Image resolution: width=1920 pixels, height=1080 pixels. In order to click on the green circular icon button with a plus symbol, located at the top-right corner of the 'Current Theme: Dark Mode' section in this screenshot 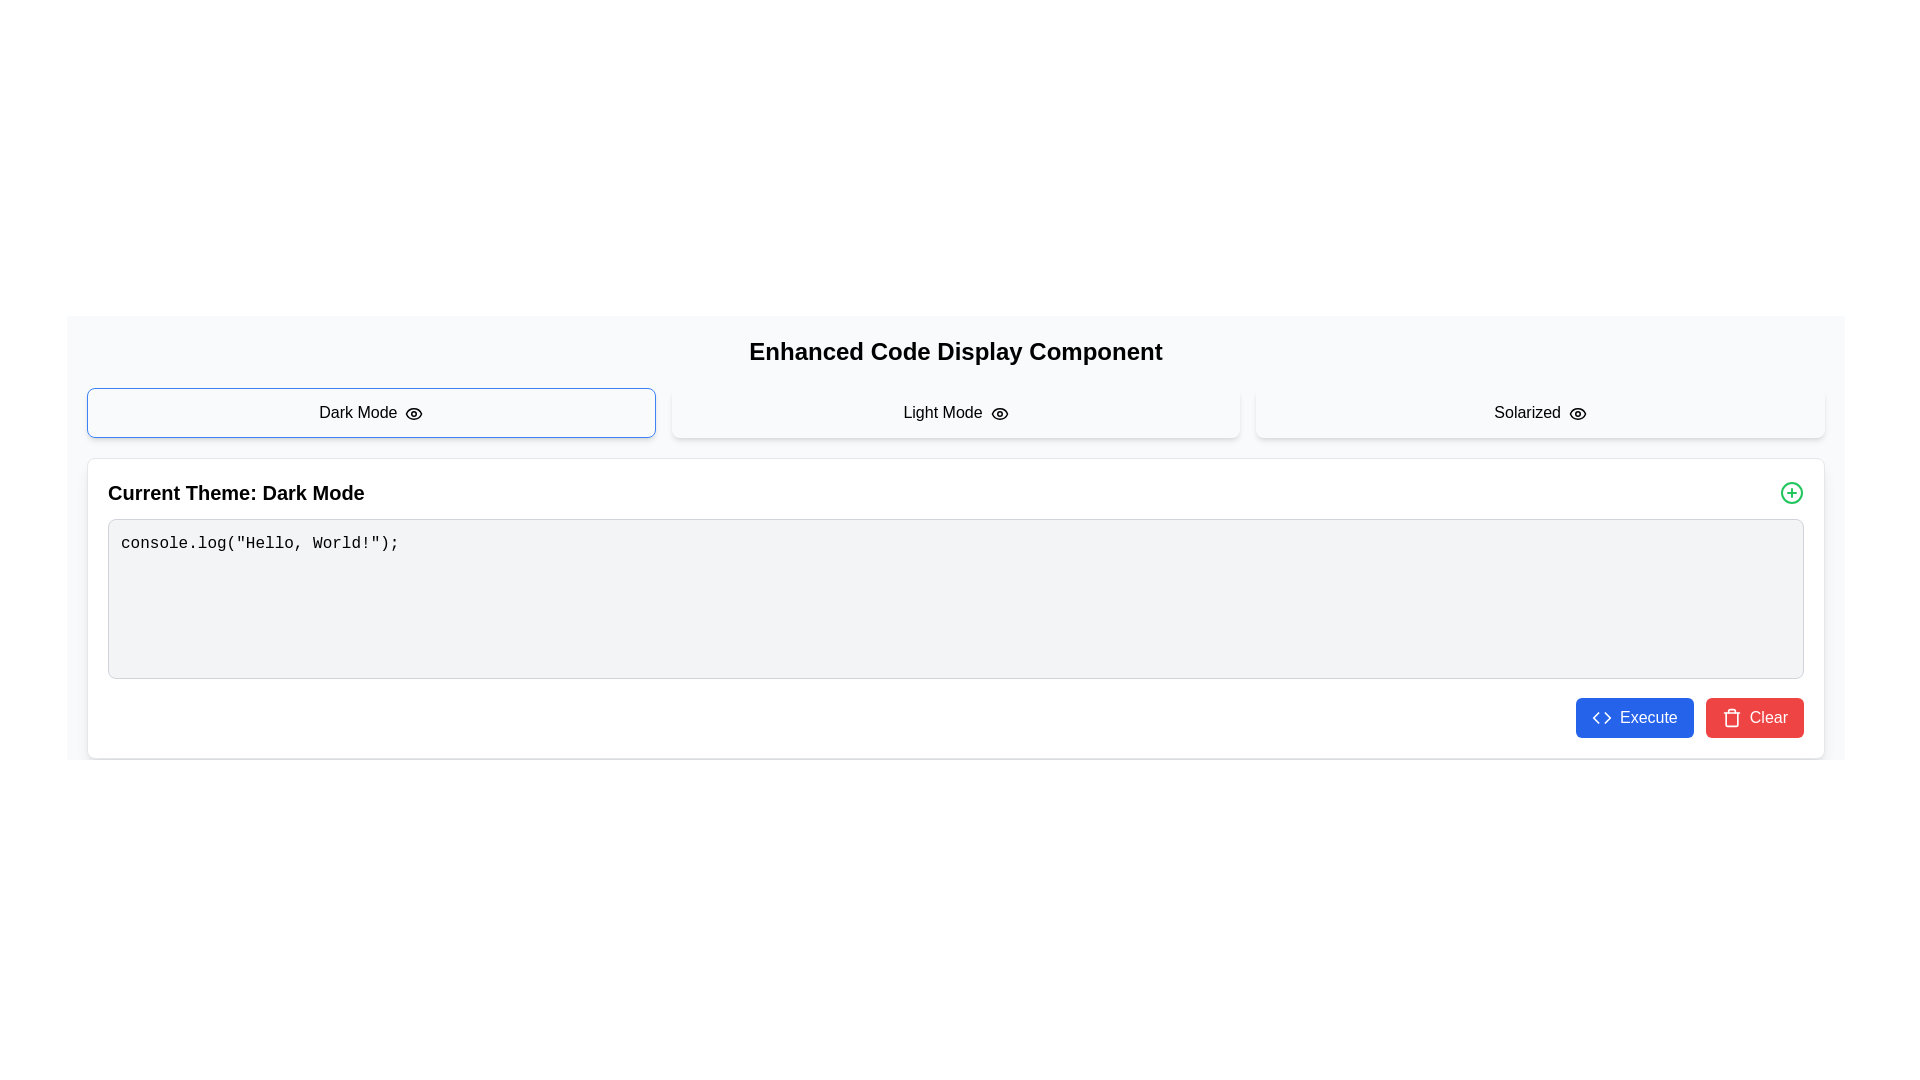, I will do `click(1791, 493)`.